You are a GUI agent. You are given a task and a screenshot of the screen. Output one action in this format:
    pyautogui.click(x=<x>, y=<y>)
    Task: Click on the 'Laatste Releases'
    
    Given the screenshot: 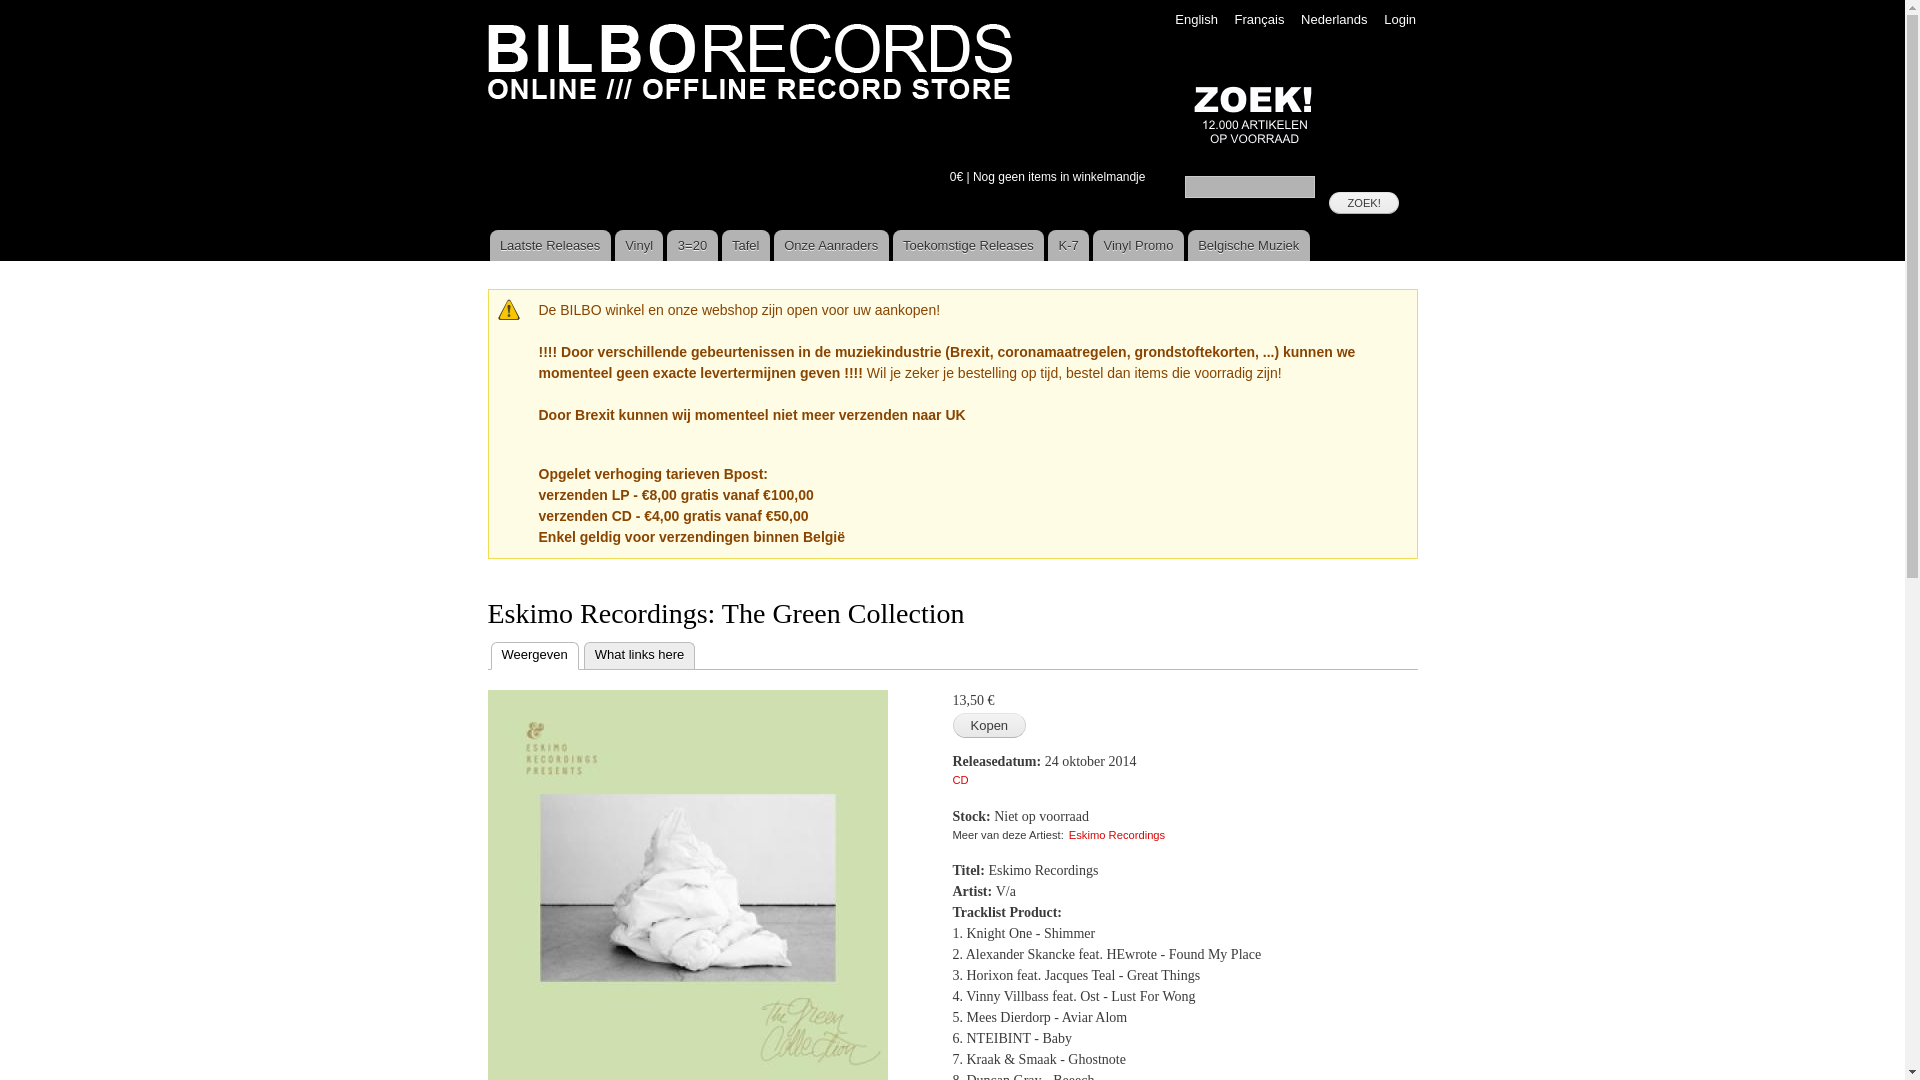 What is the action you would take?
    pyautogui.click(x=550, y=244)
    